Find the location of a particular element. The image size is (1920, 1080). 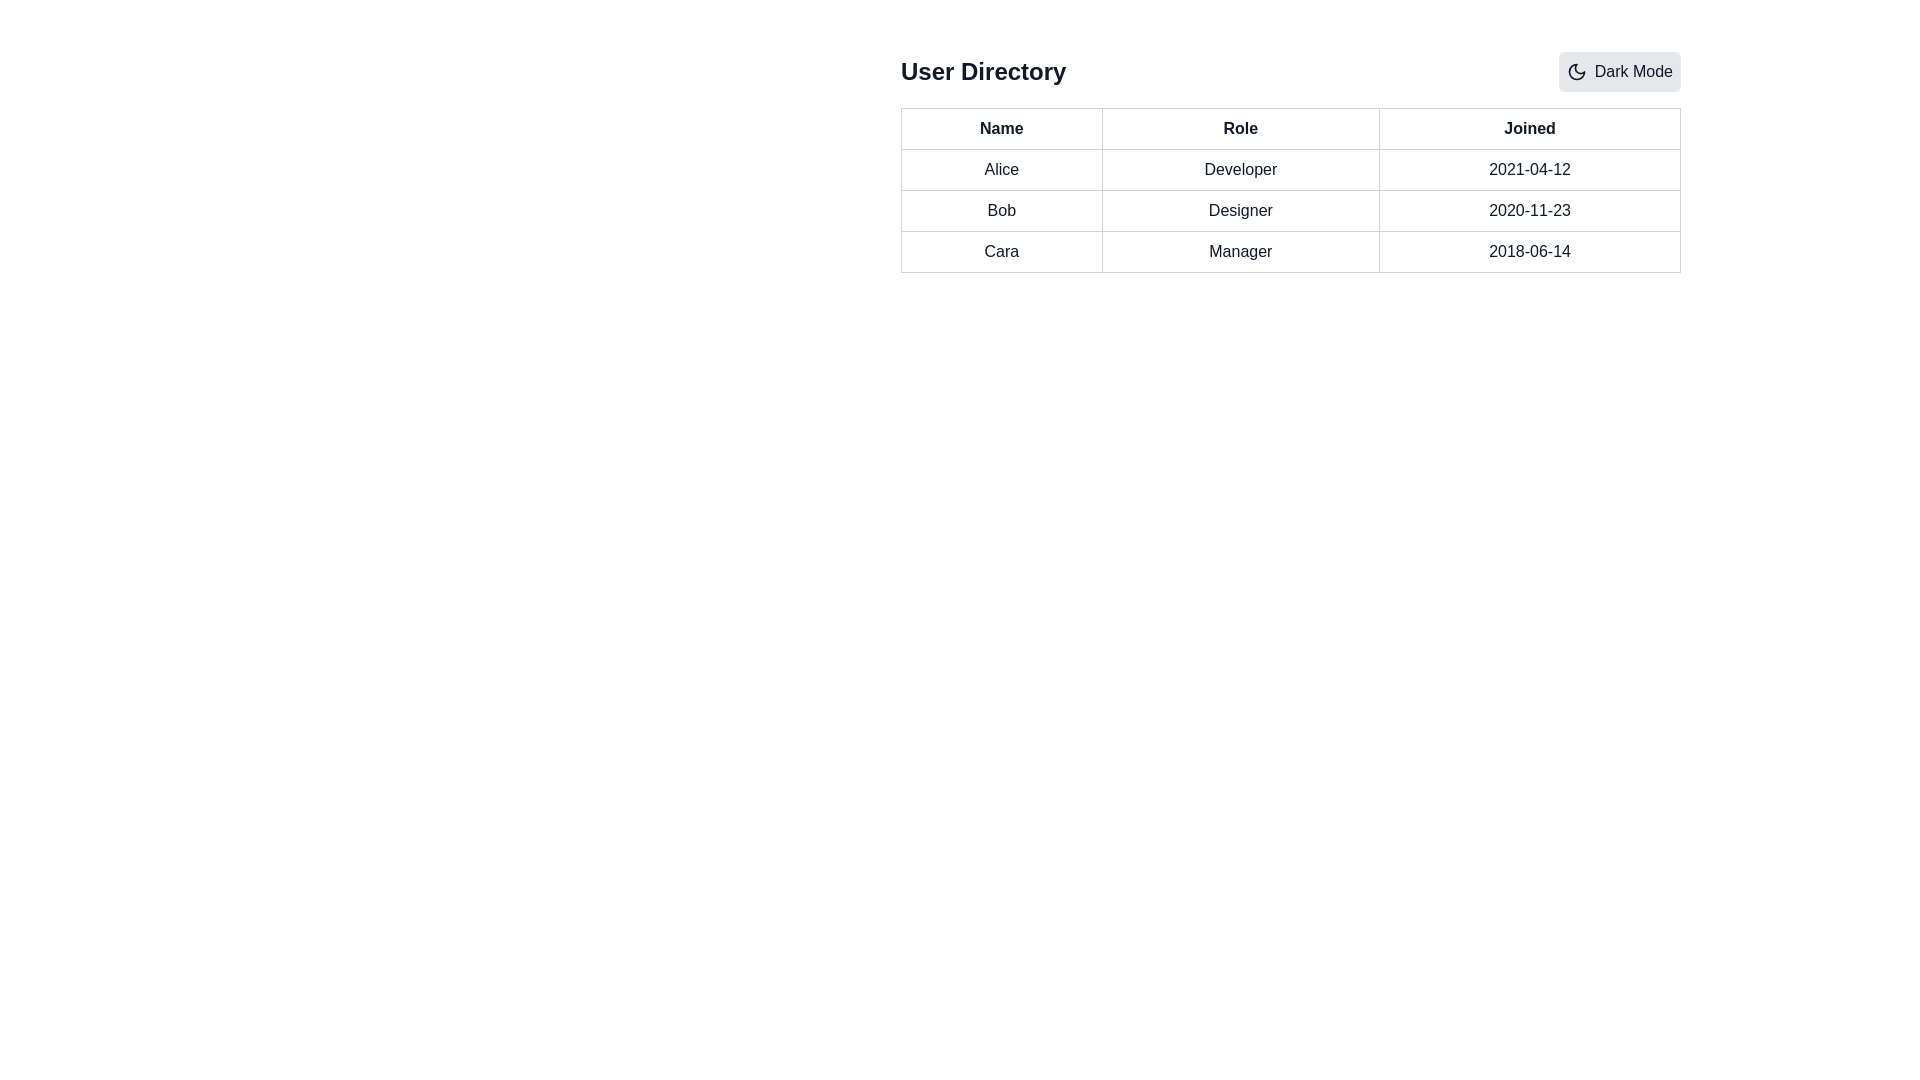

the Text Label indicating the content of the associated section, which is positioned to the left of the 'Dark Mode' button is located at coordinates (983, 71).